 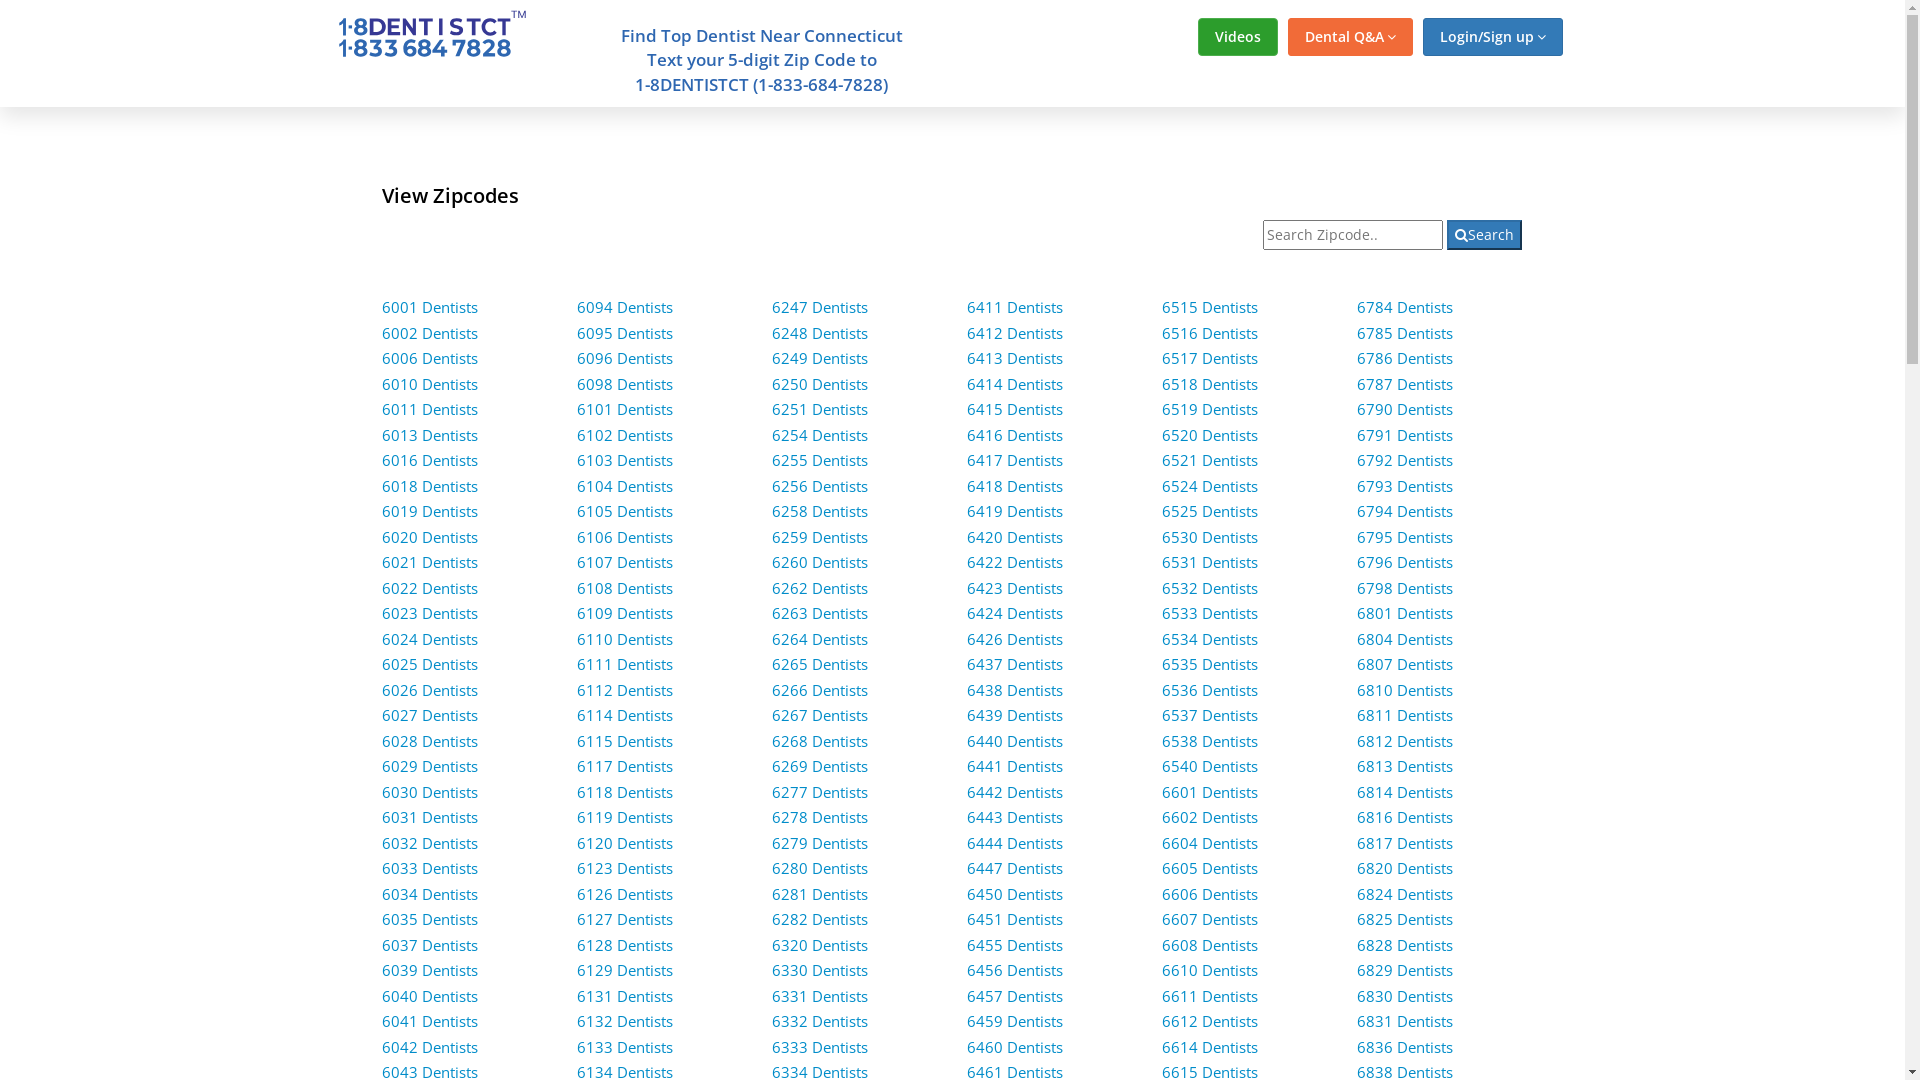 I want to click on '6094 Dentists', so click(x=623, y=307).